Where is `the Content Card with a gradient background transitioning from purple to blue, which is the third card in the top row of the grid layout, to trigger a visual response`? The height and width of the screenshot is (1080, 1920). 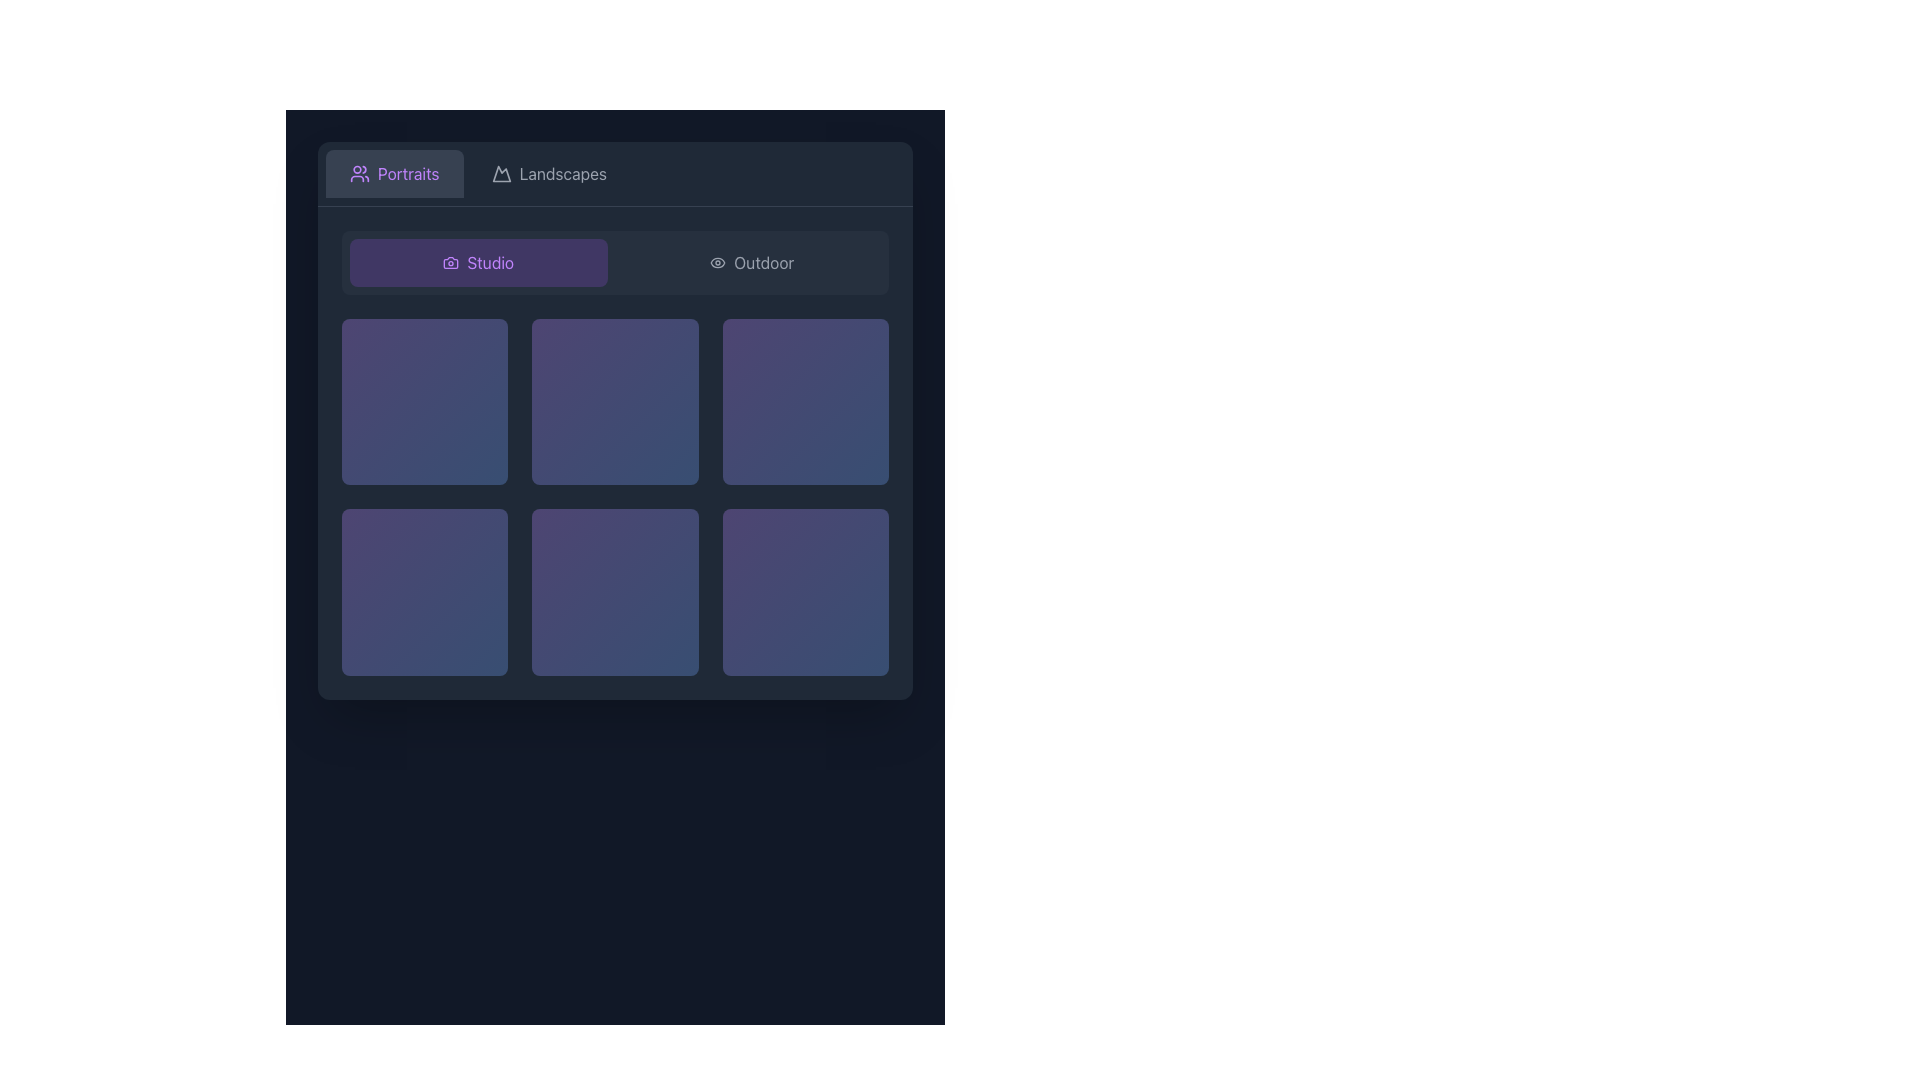
the Content Card with a gradient background transitioning from purple to blue, which is the third card in the top row of the grid layout, to trigger a visual response is located at coordinates (805, 402).